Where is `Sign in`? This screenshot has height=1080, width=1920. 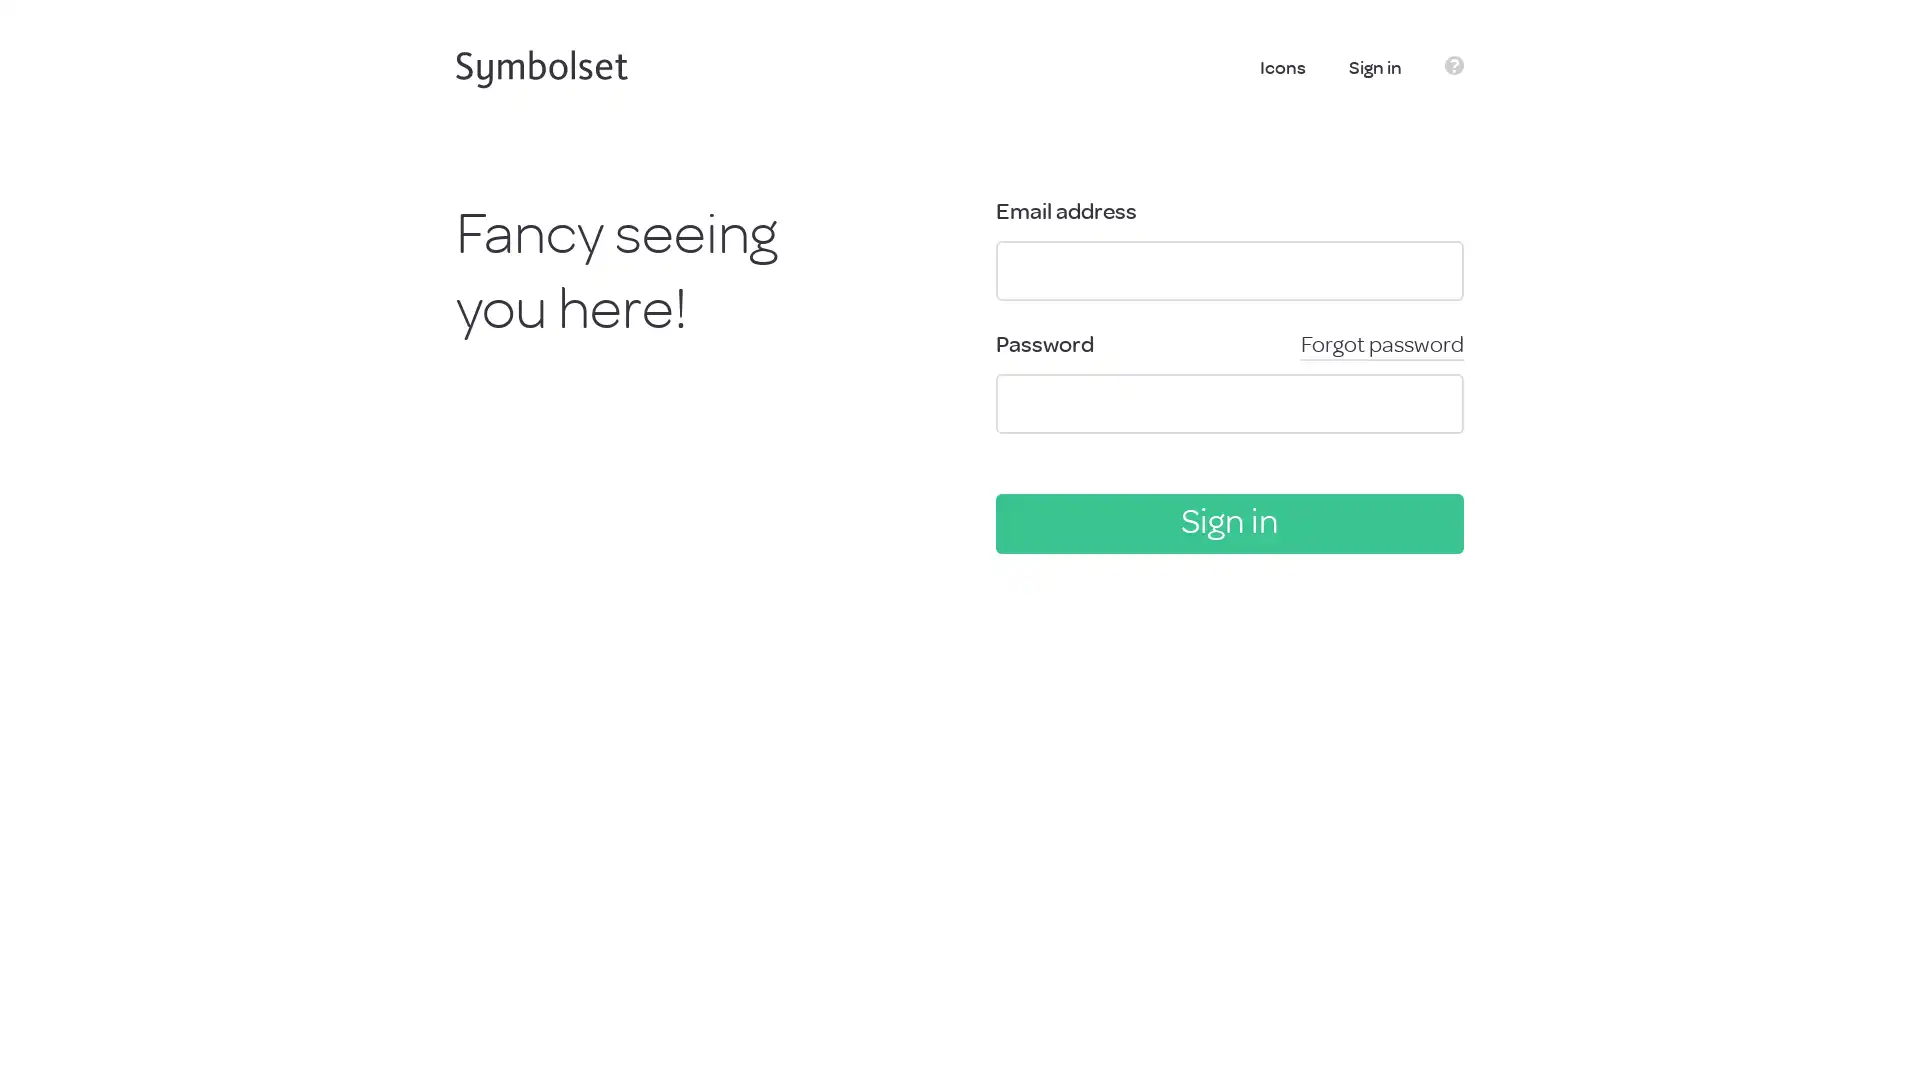
Sign in is located at coordinates (1228, 522).